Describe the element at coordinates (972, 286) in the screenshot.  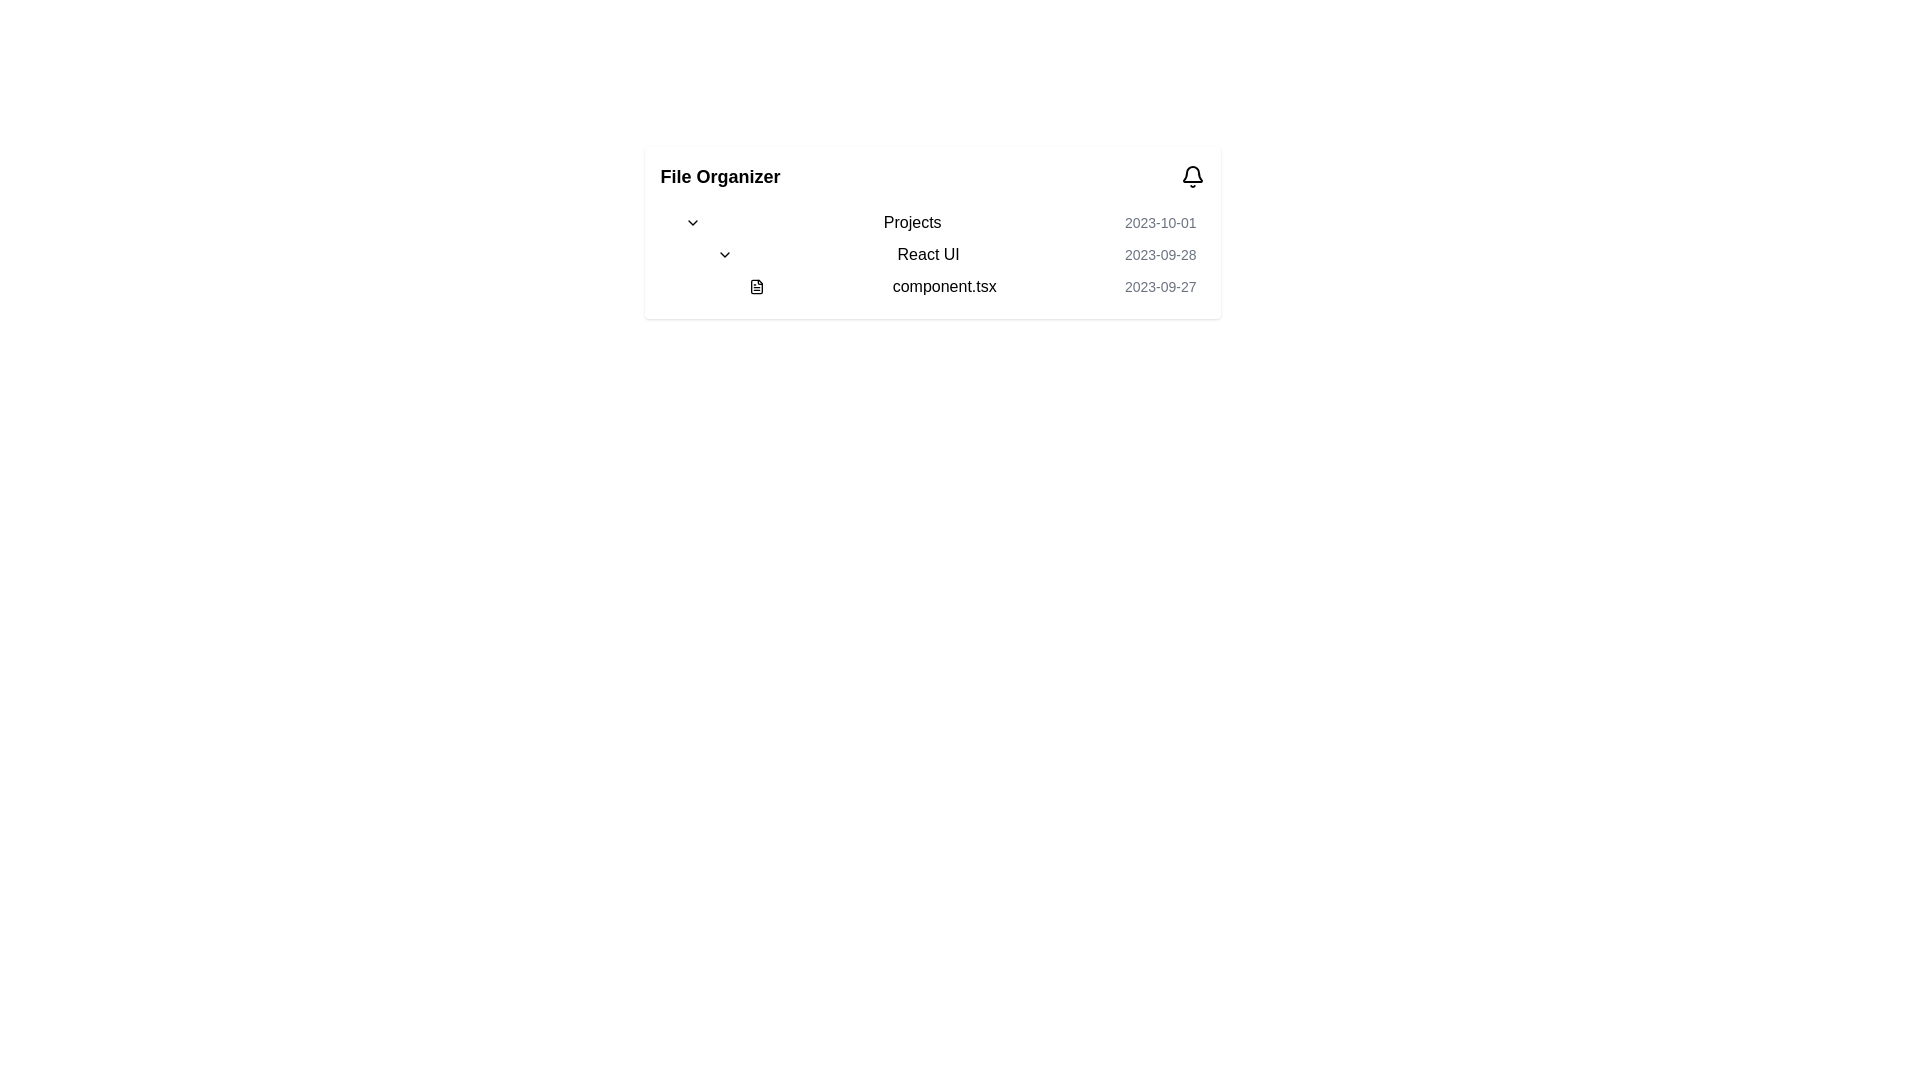
I see `the 'component.tsx' file entry row` at that location.